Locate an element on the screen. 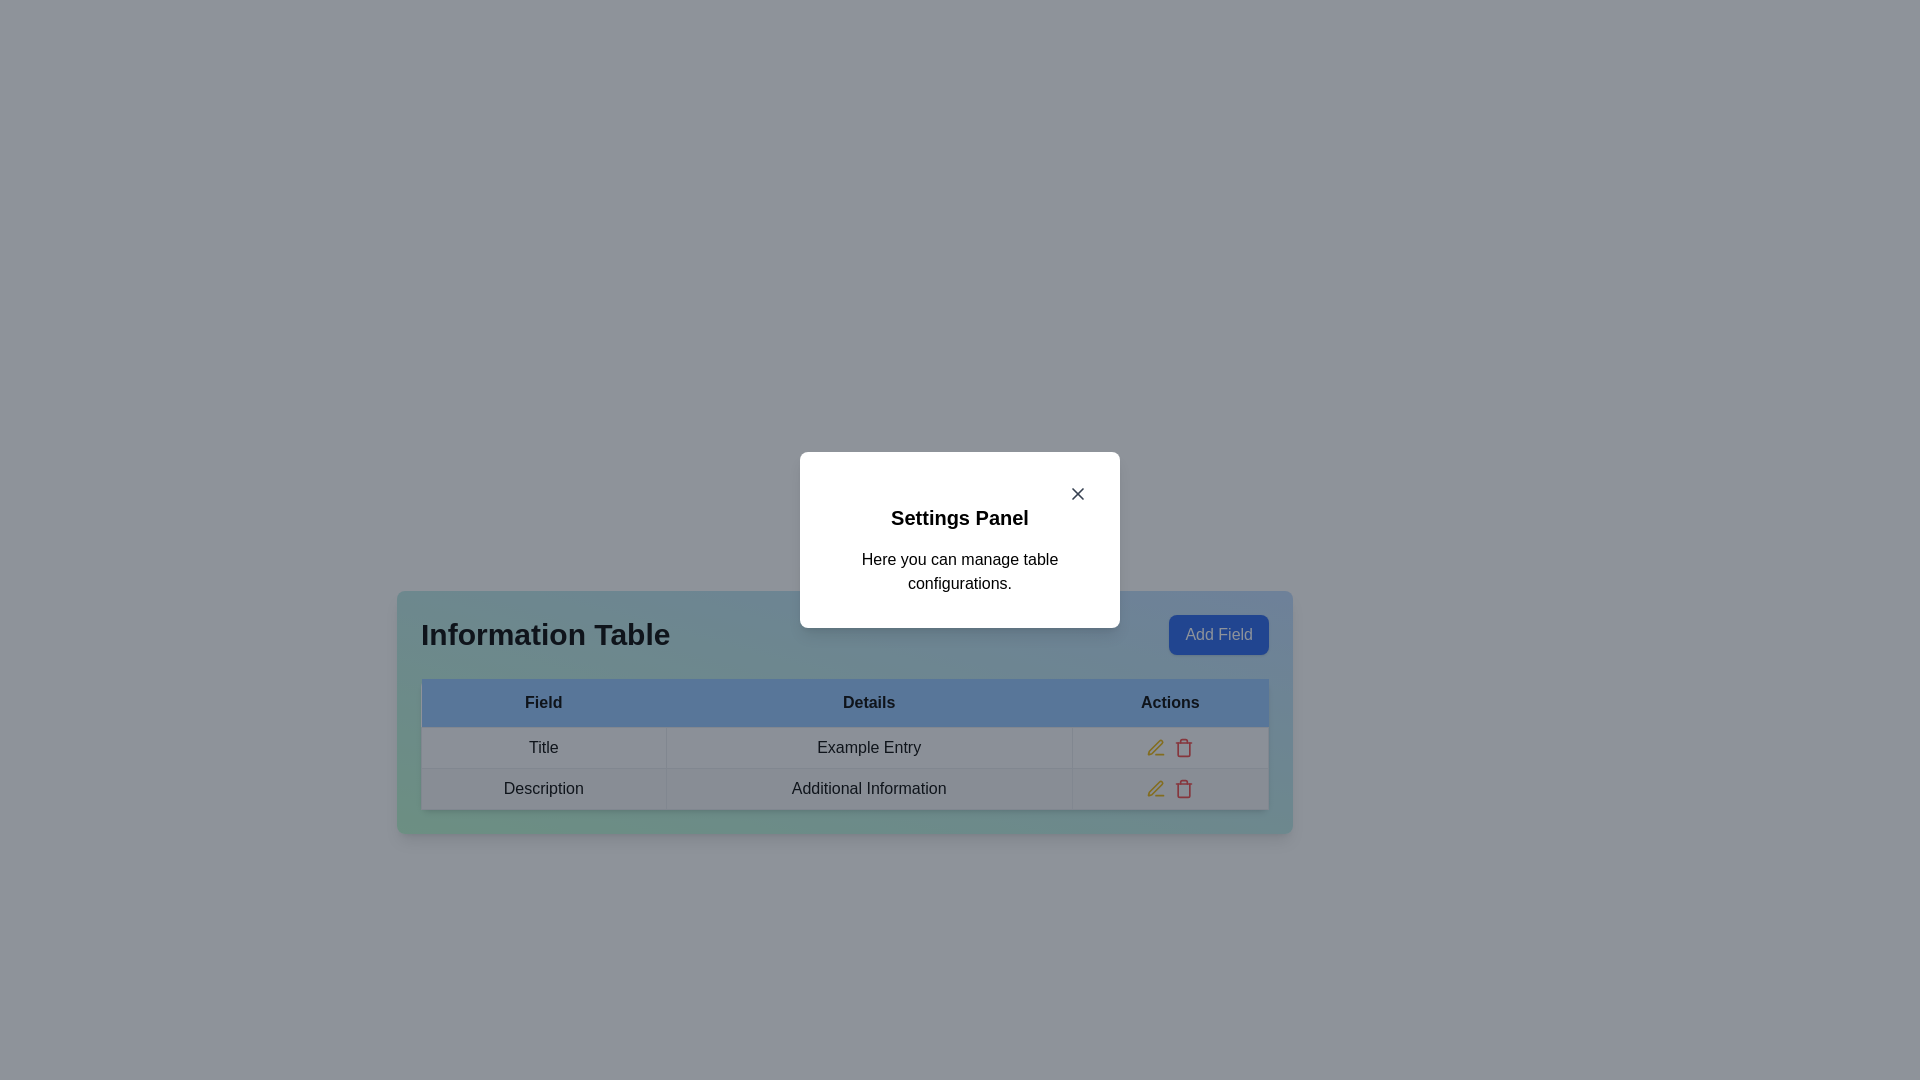 The height and width of the screenshot is (1080, 1920). the delete icon button located in the 'Actions' column of the second row in the table below the 'Information Table' heading is located at coordinates (1184, 788).